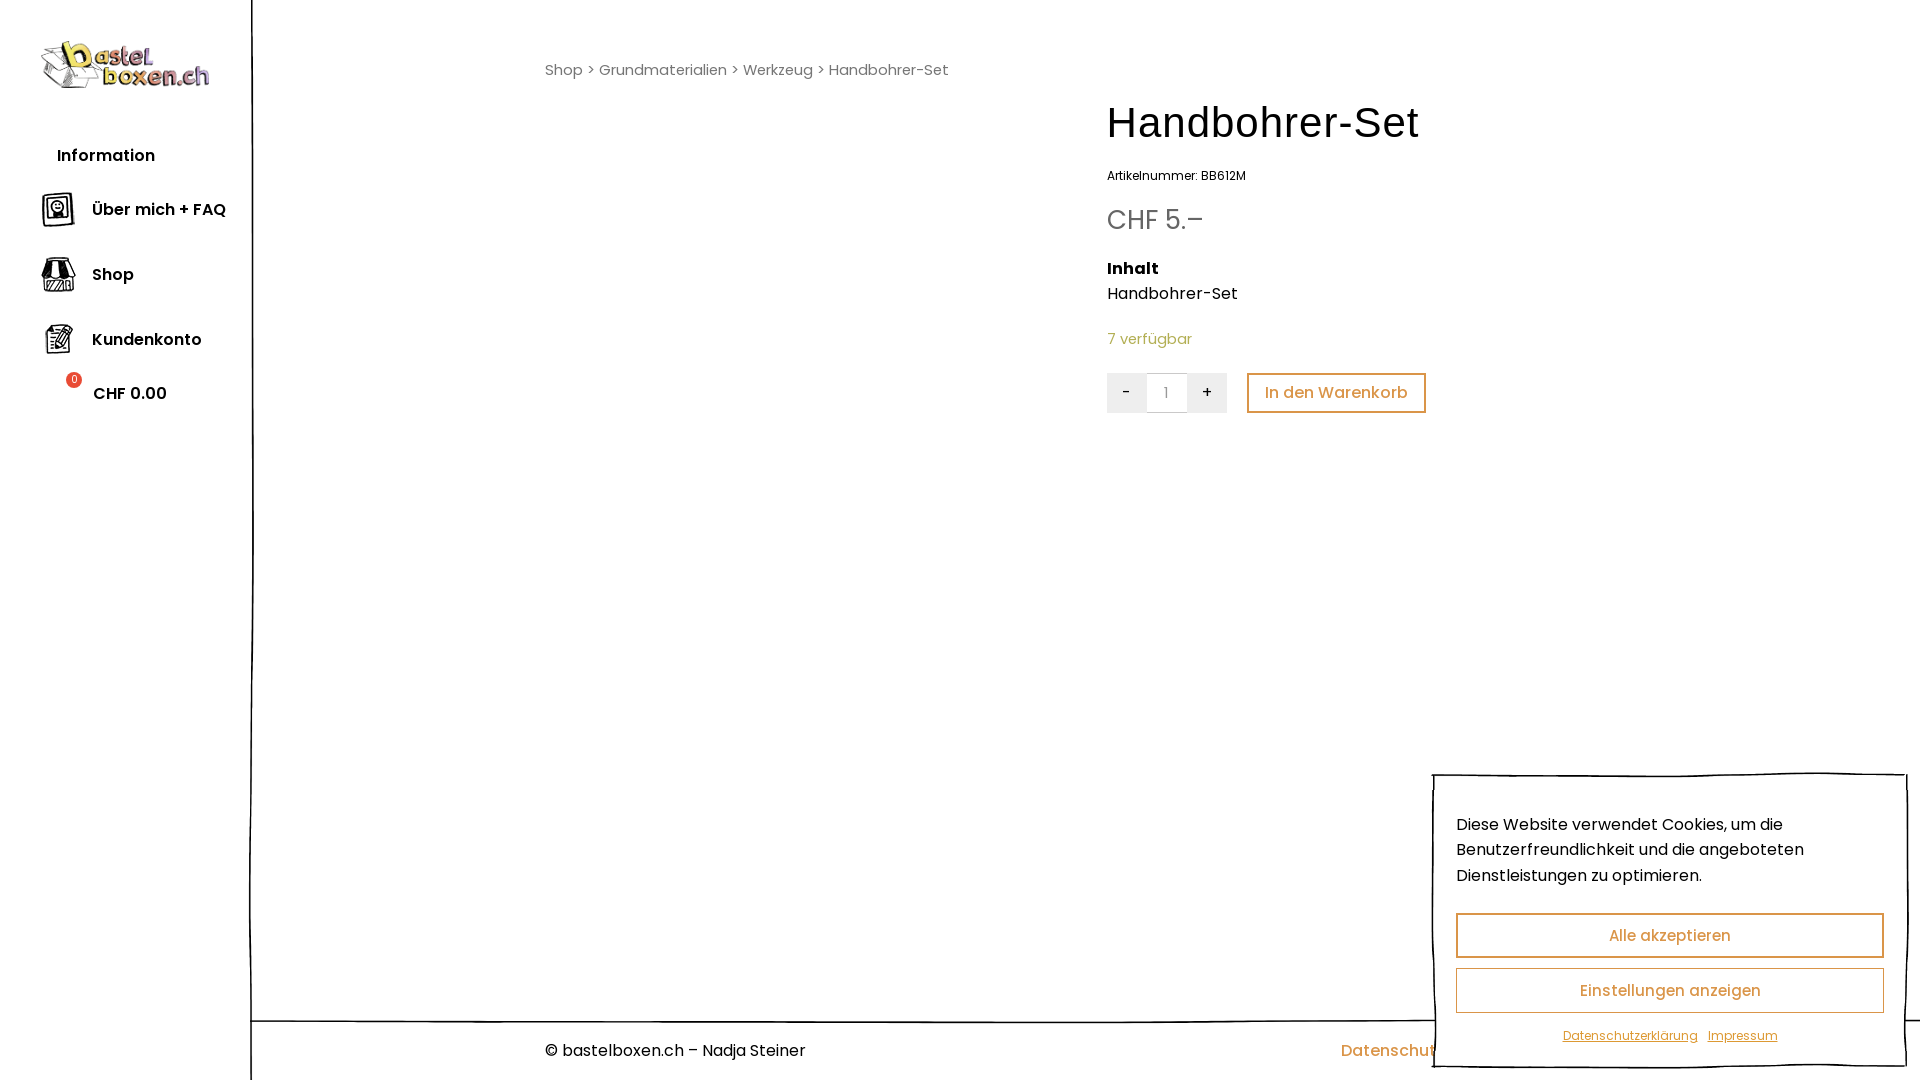 Image resolution: width=1920 pixels, height=1080 pixels. Describe the element at coordinates (1246, 393) in the screenshot. I see `'In den Warenkorb'` at that location.